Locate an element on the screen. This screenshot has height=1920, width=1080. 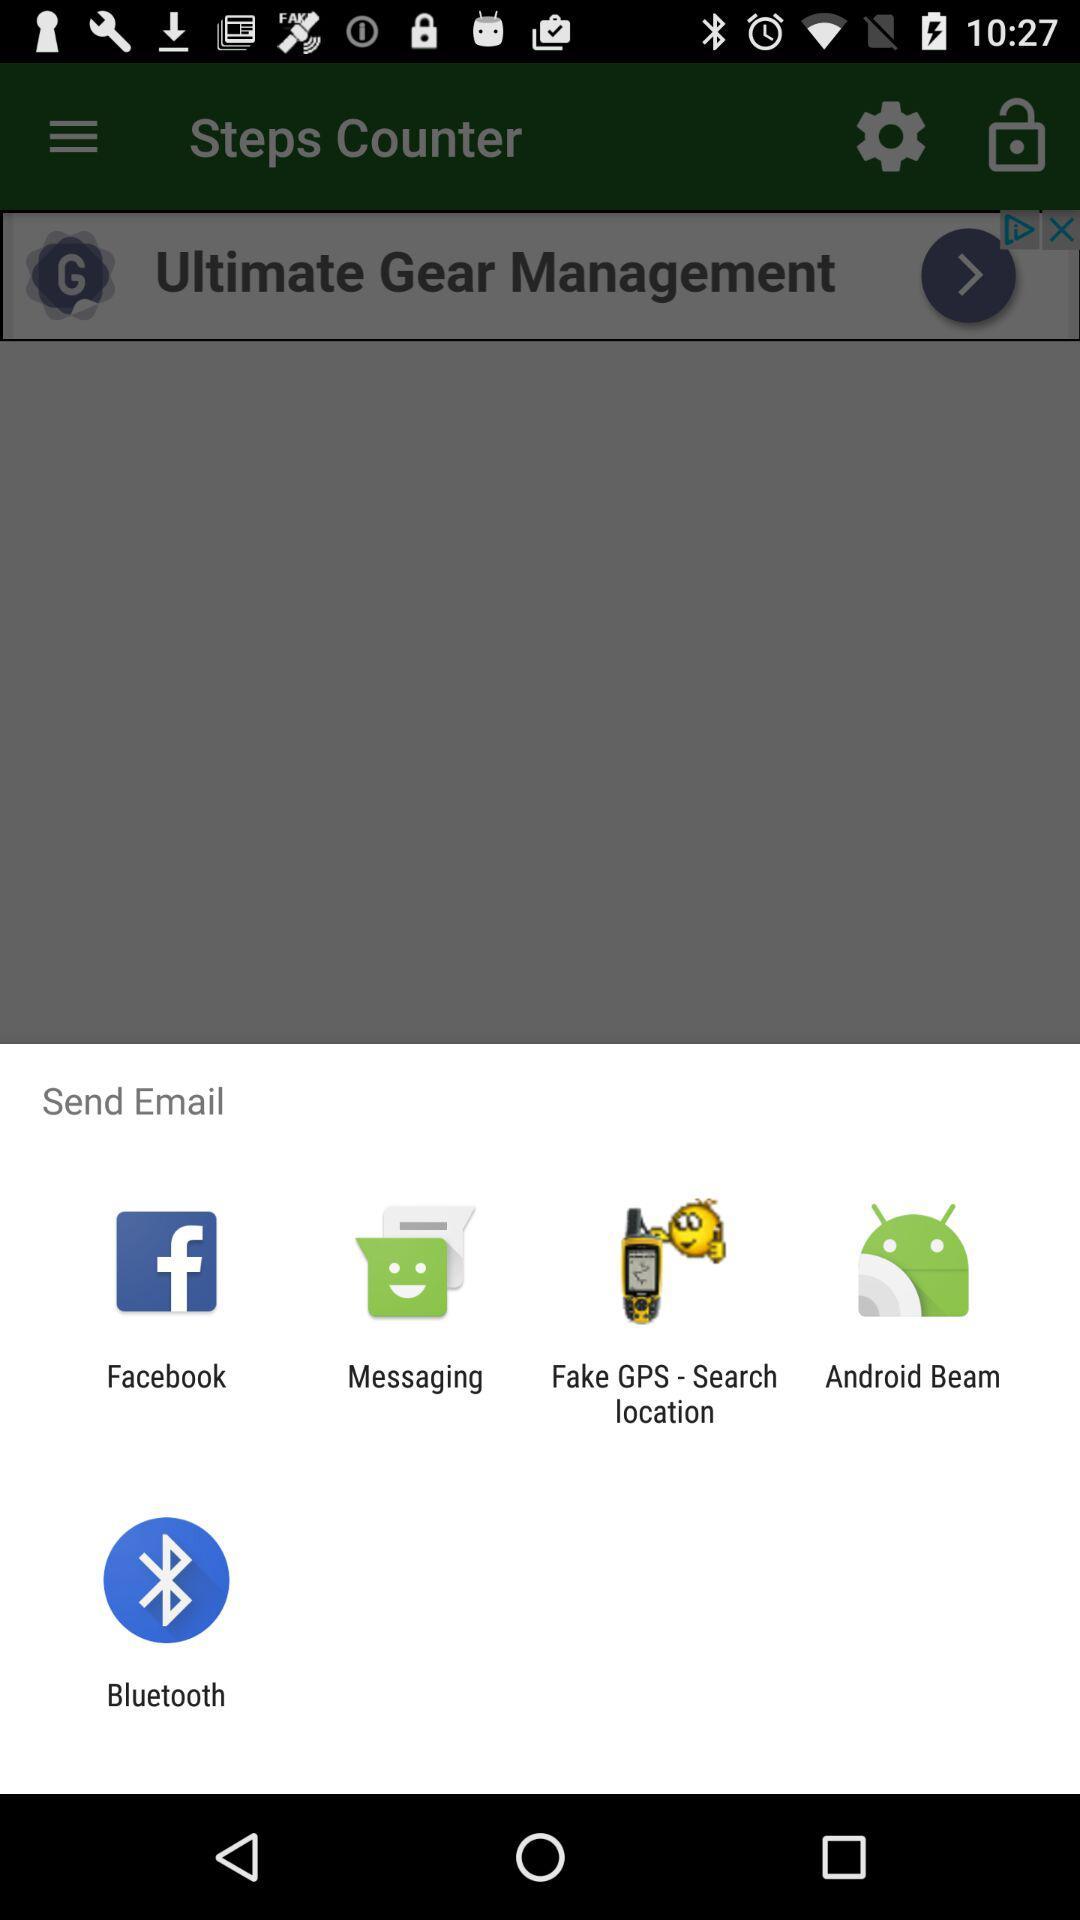
the item next to messaging is located at coordinates (165, 1392).